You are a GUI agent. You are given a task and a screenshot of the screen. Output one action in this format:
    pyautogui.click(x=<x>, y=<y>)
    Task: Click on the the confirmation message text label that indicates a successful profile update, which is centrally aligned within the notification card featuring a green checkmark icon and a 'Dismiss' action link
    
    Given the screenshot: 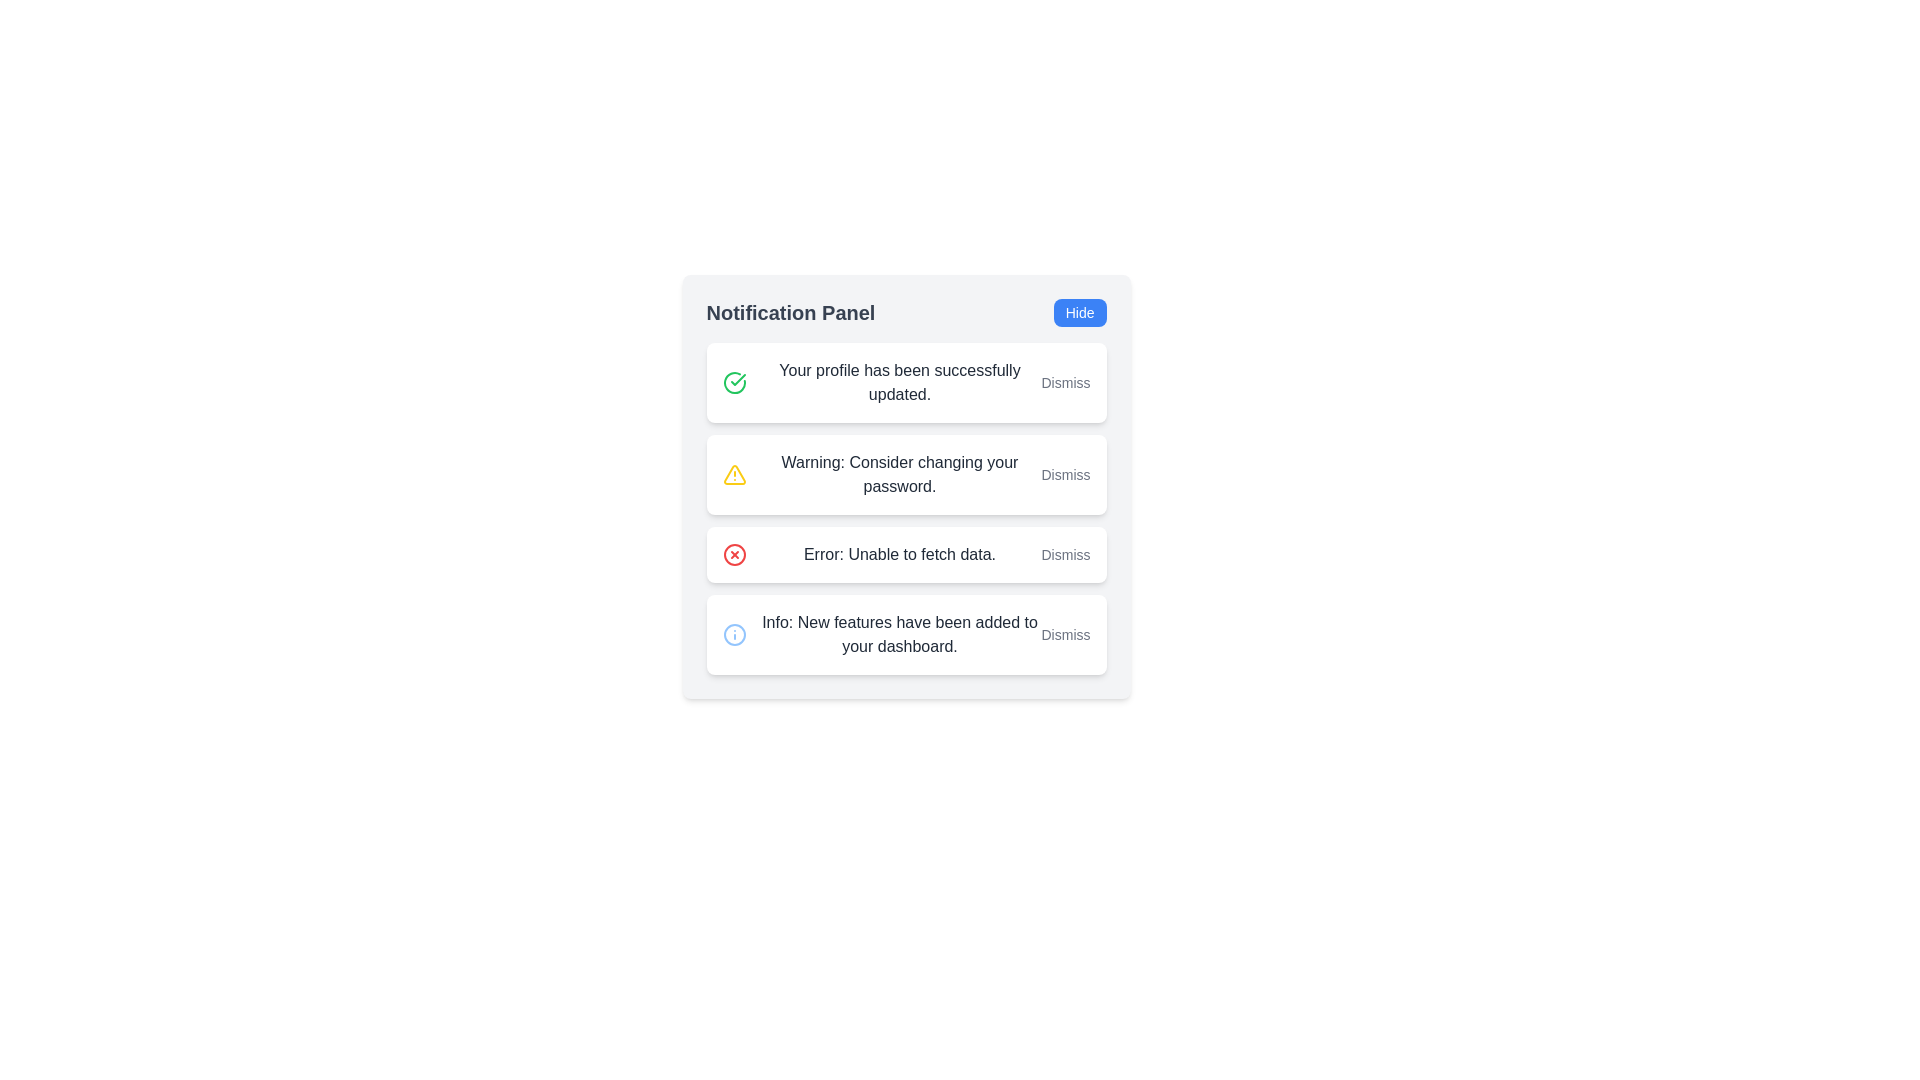 What is the action you would take?
    pyautogui.click(x=899, y=382)
    